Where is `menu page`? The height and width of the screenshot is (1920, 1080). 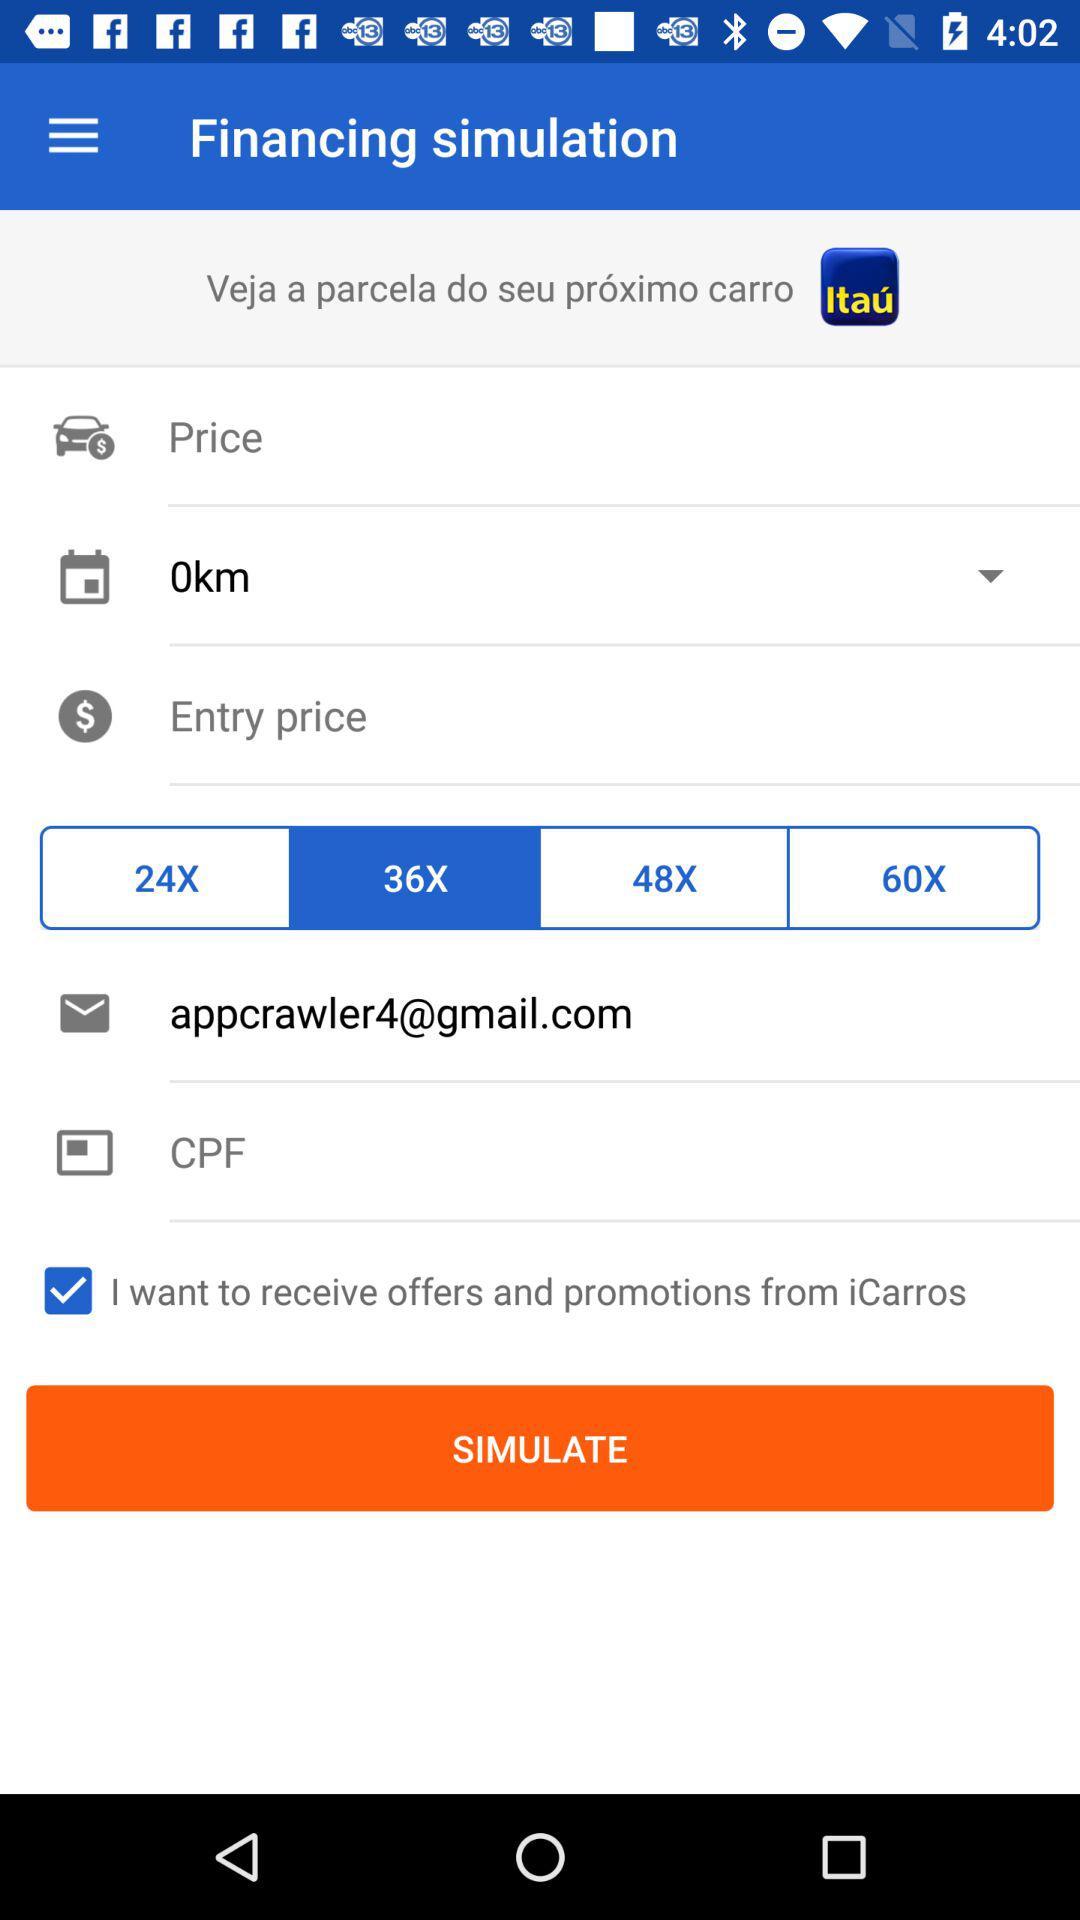 menu page is located at coordinates (623, 714).